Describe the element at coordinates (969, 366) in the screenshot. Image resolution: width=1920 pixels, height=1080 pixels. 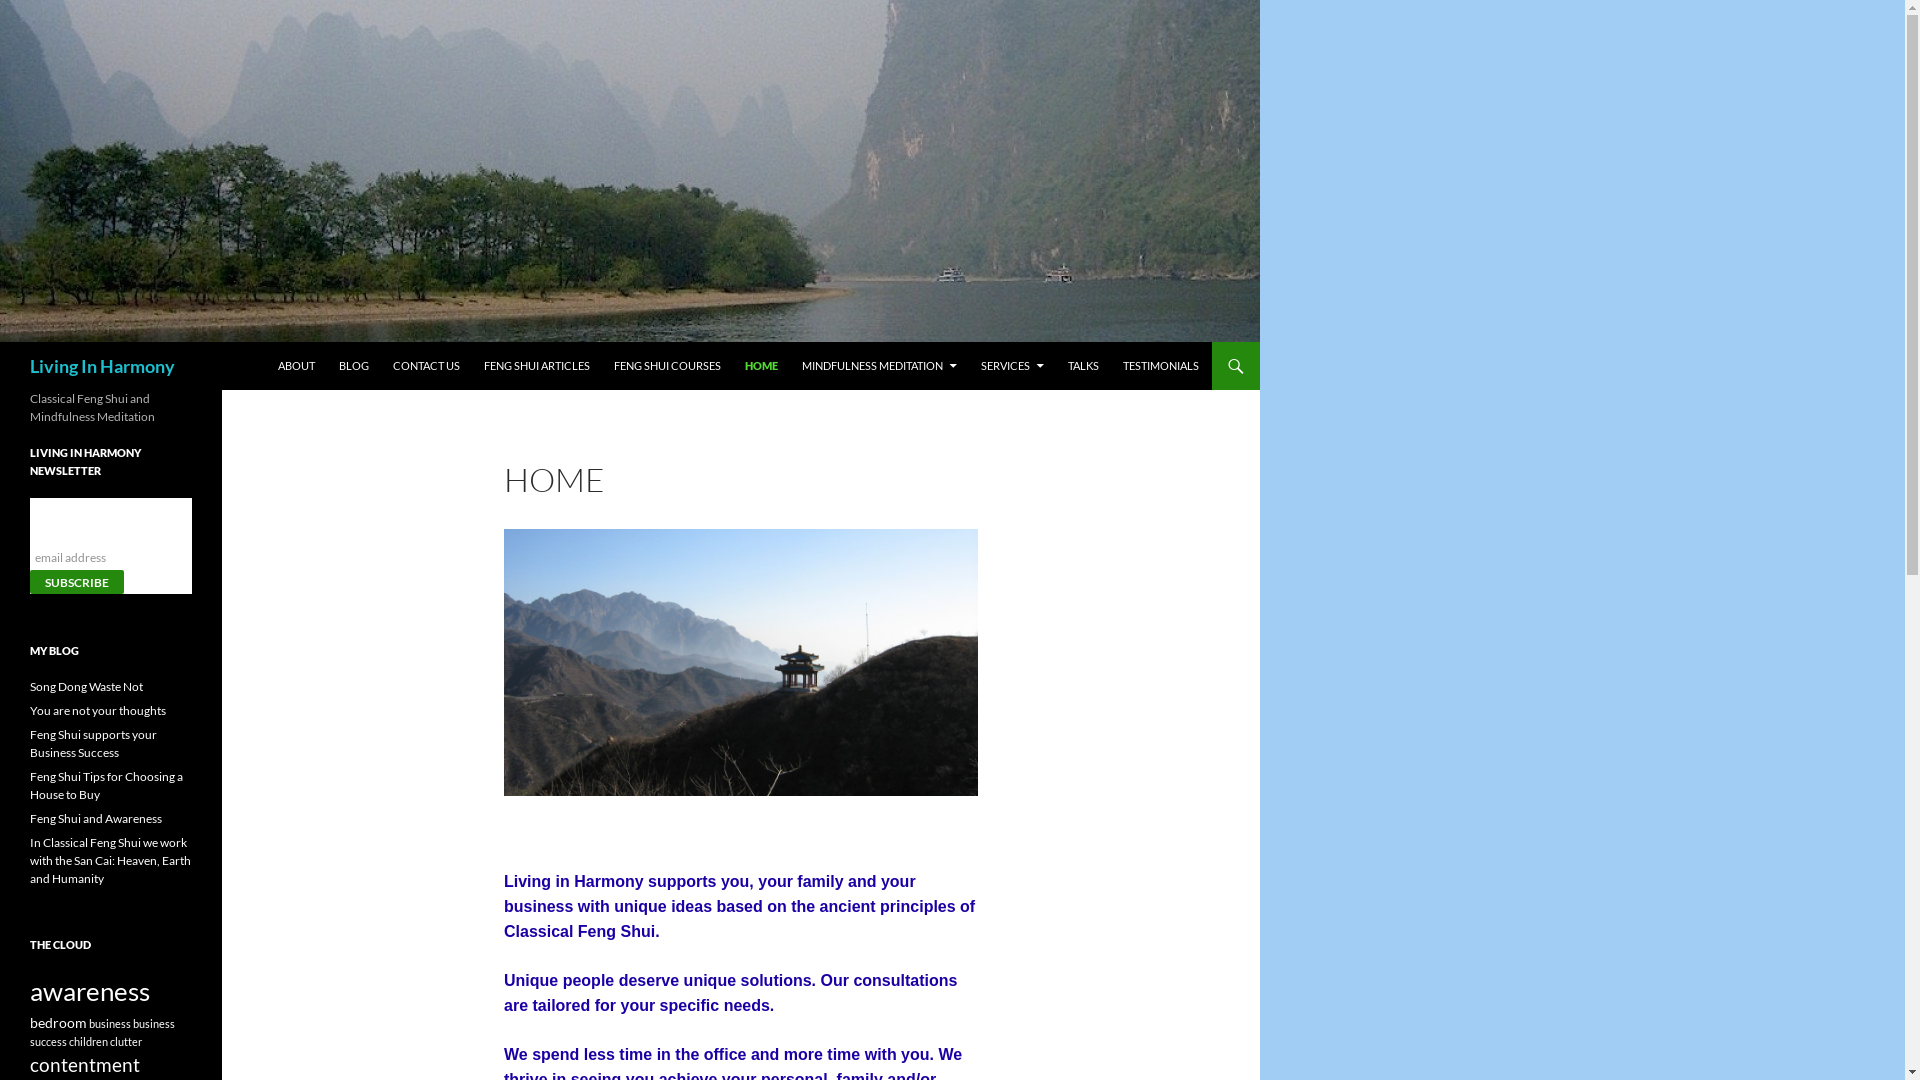
I see `'SERVICES'` at that location.